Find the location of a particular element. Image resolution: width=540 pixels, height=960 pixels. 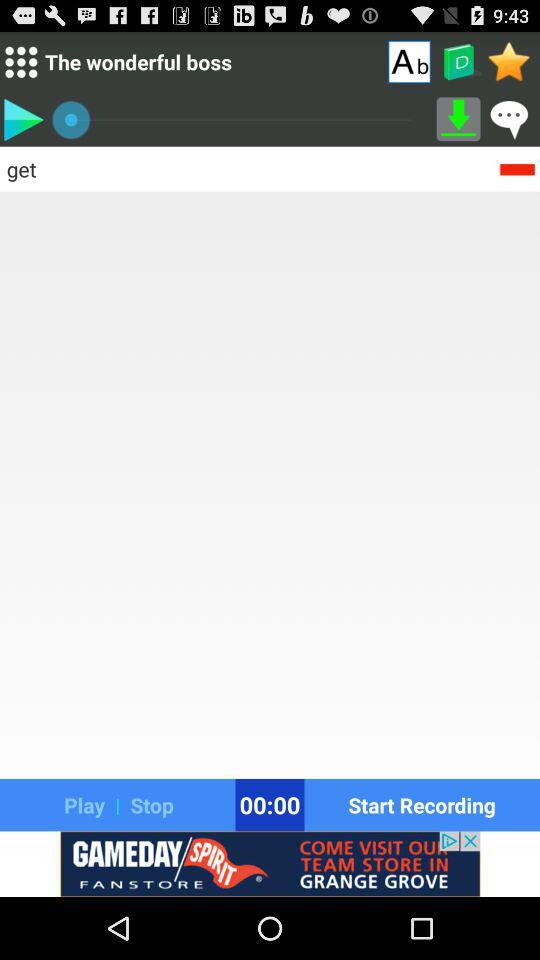

the file is located at coordinates (22, 119).